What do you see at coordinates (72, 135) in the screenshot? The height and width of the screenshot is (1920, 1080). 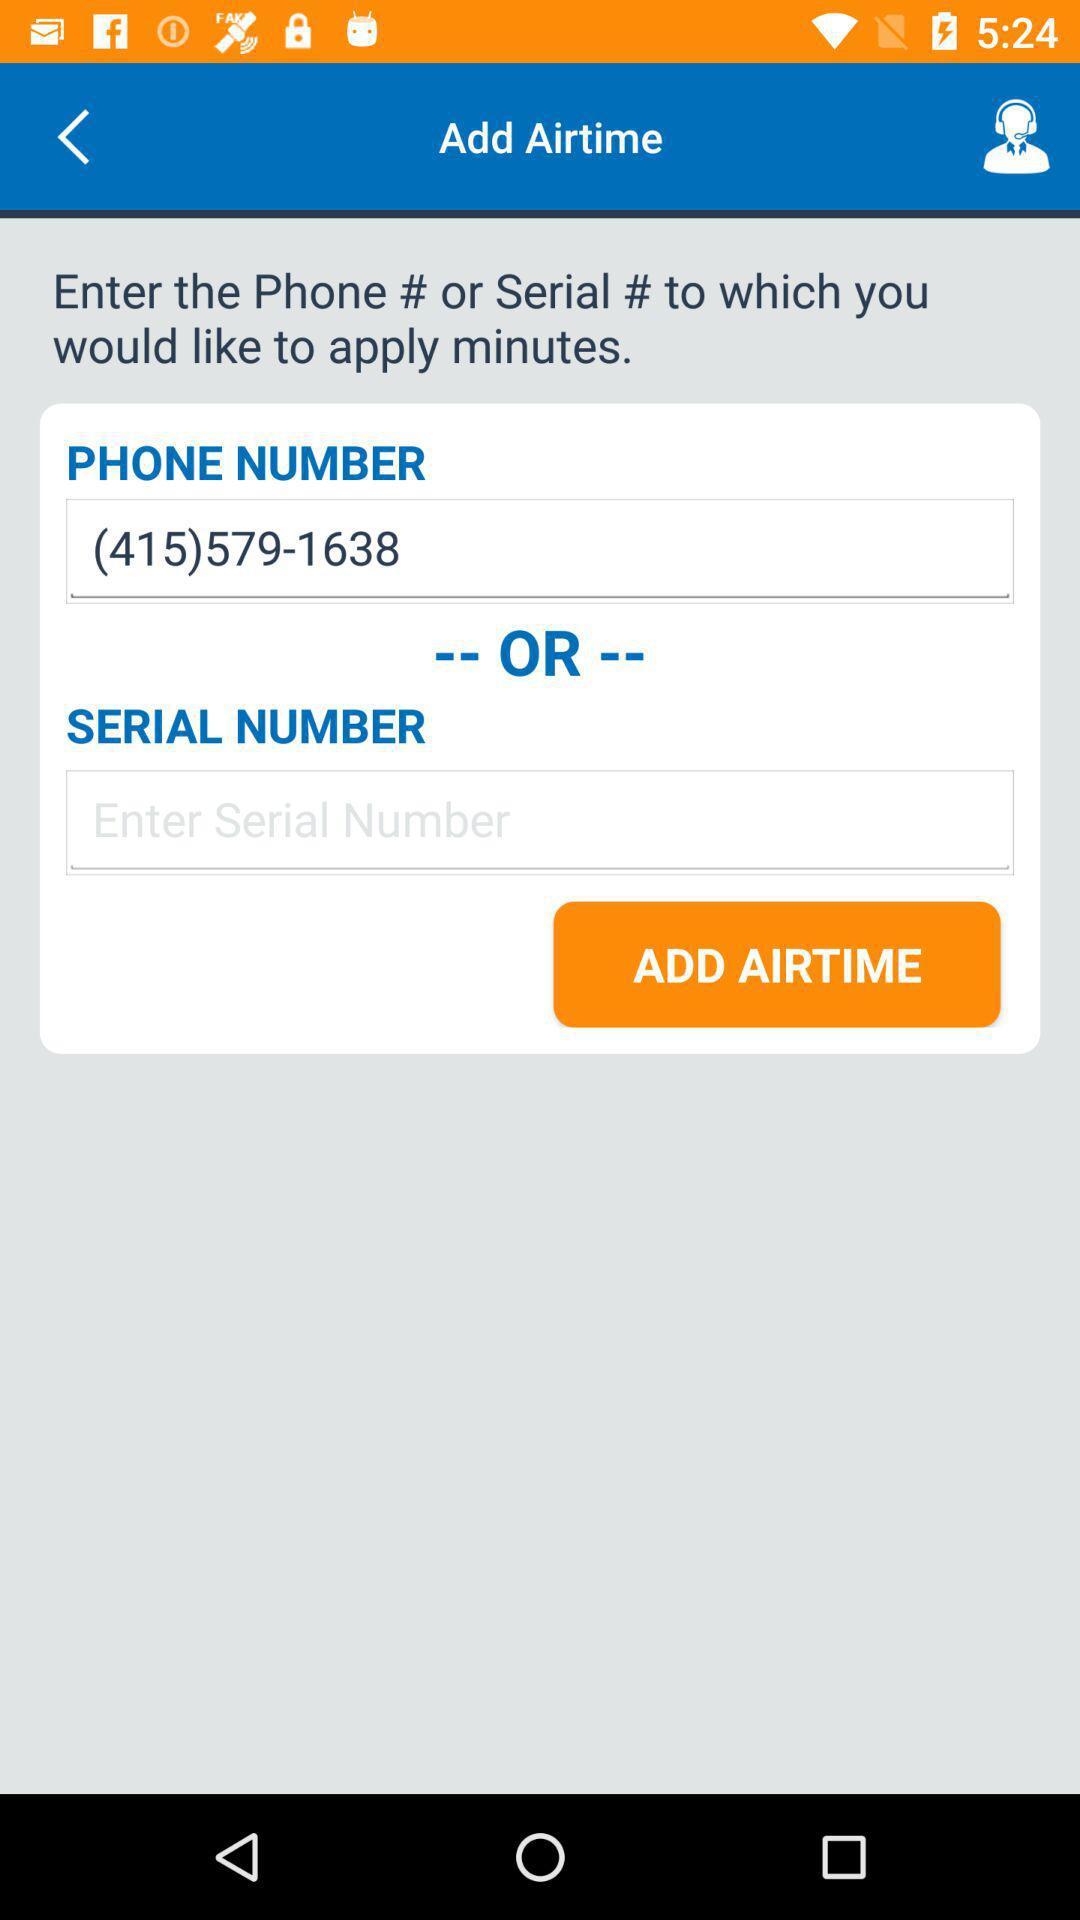 I see `the icon next to add airtime item` at bounding box center [72, 135].